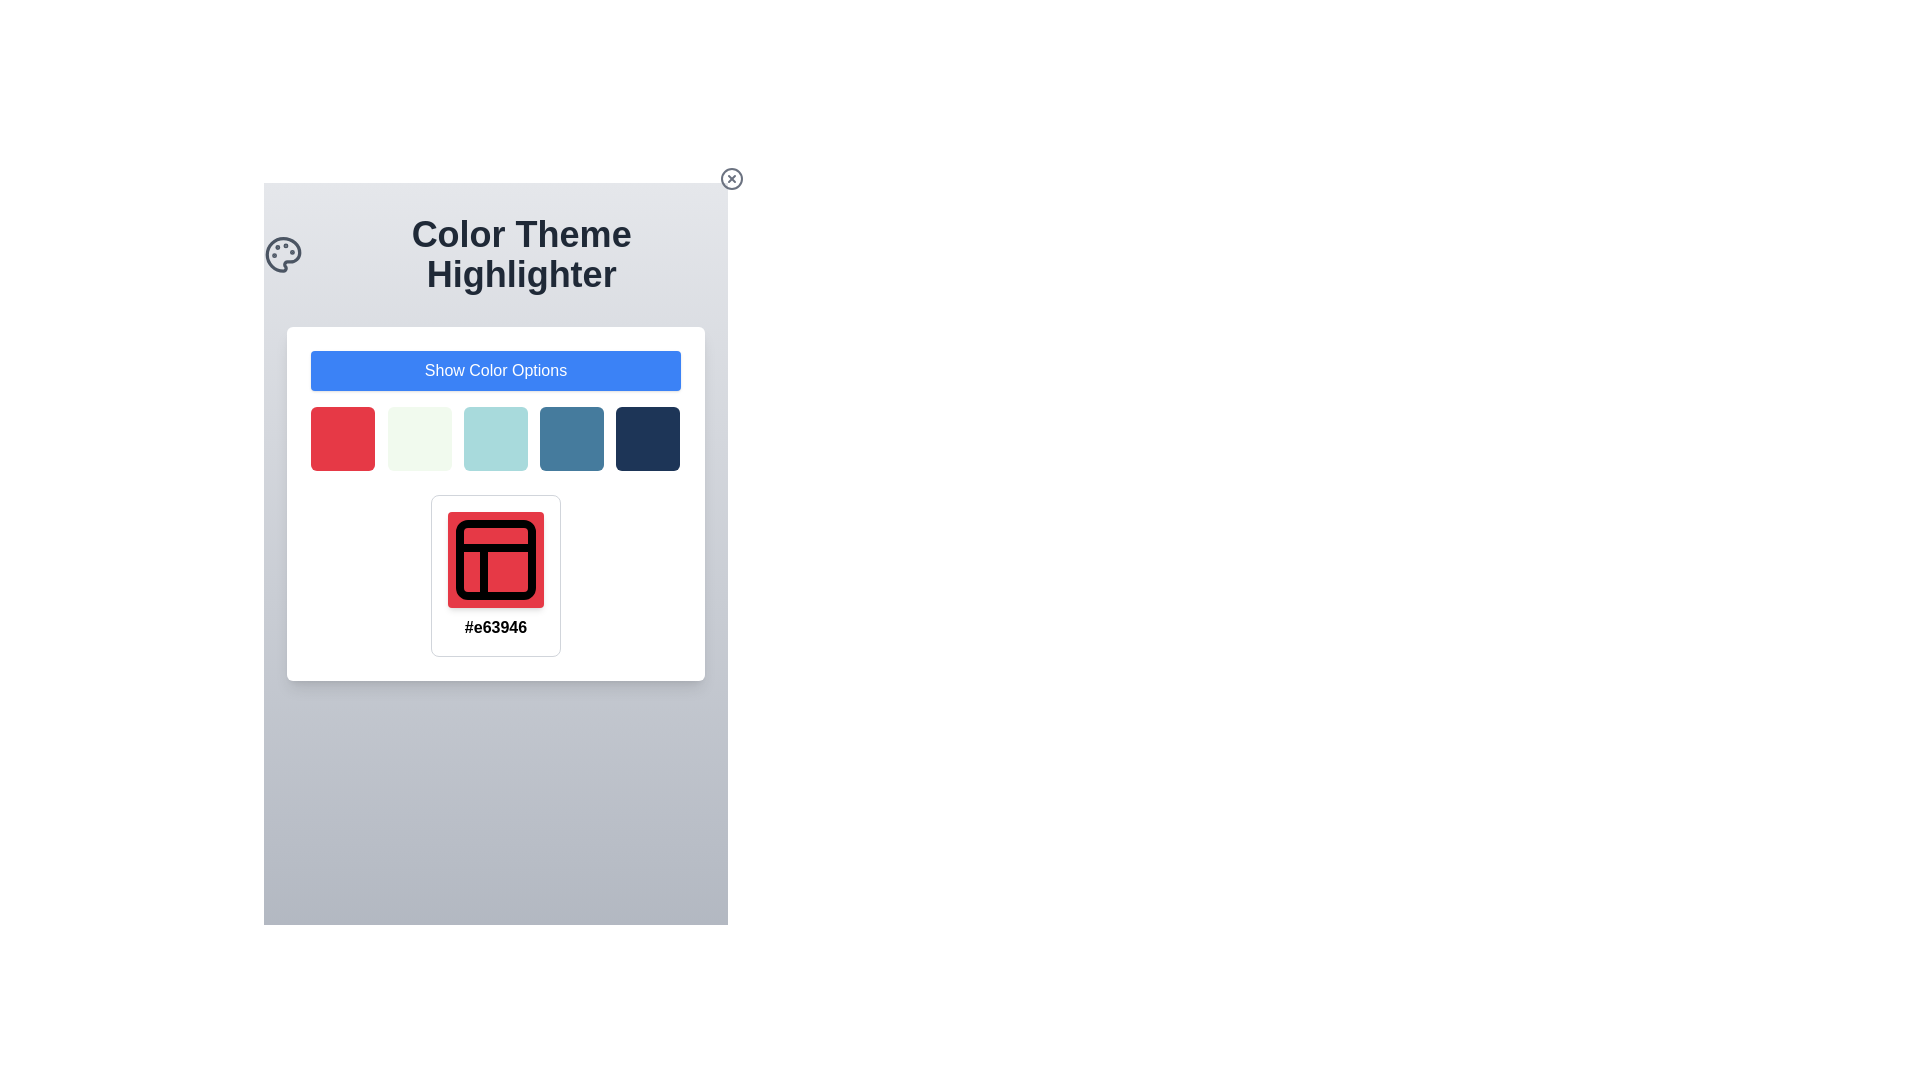 The width and height of the screenshot is (1920, 1080). I want to click on the middle square color option in the grid layout, located below the 'Show Color Options' button, so click(495, 438).